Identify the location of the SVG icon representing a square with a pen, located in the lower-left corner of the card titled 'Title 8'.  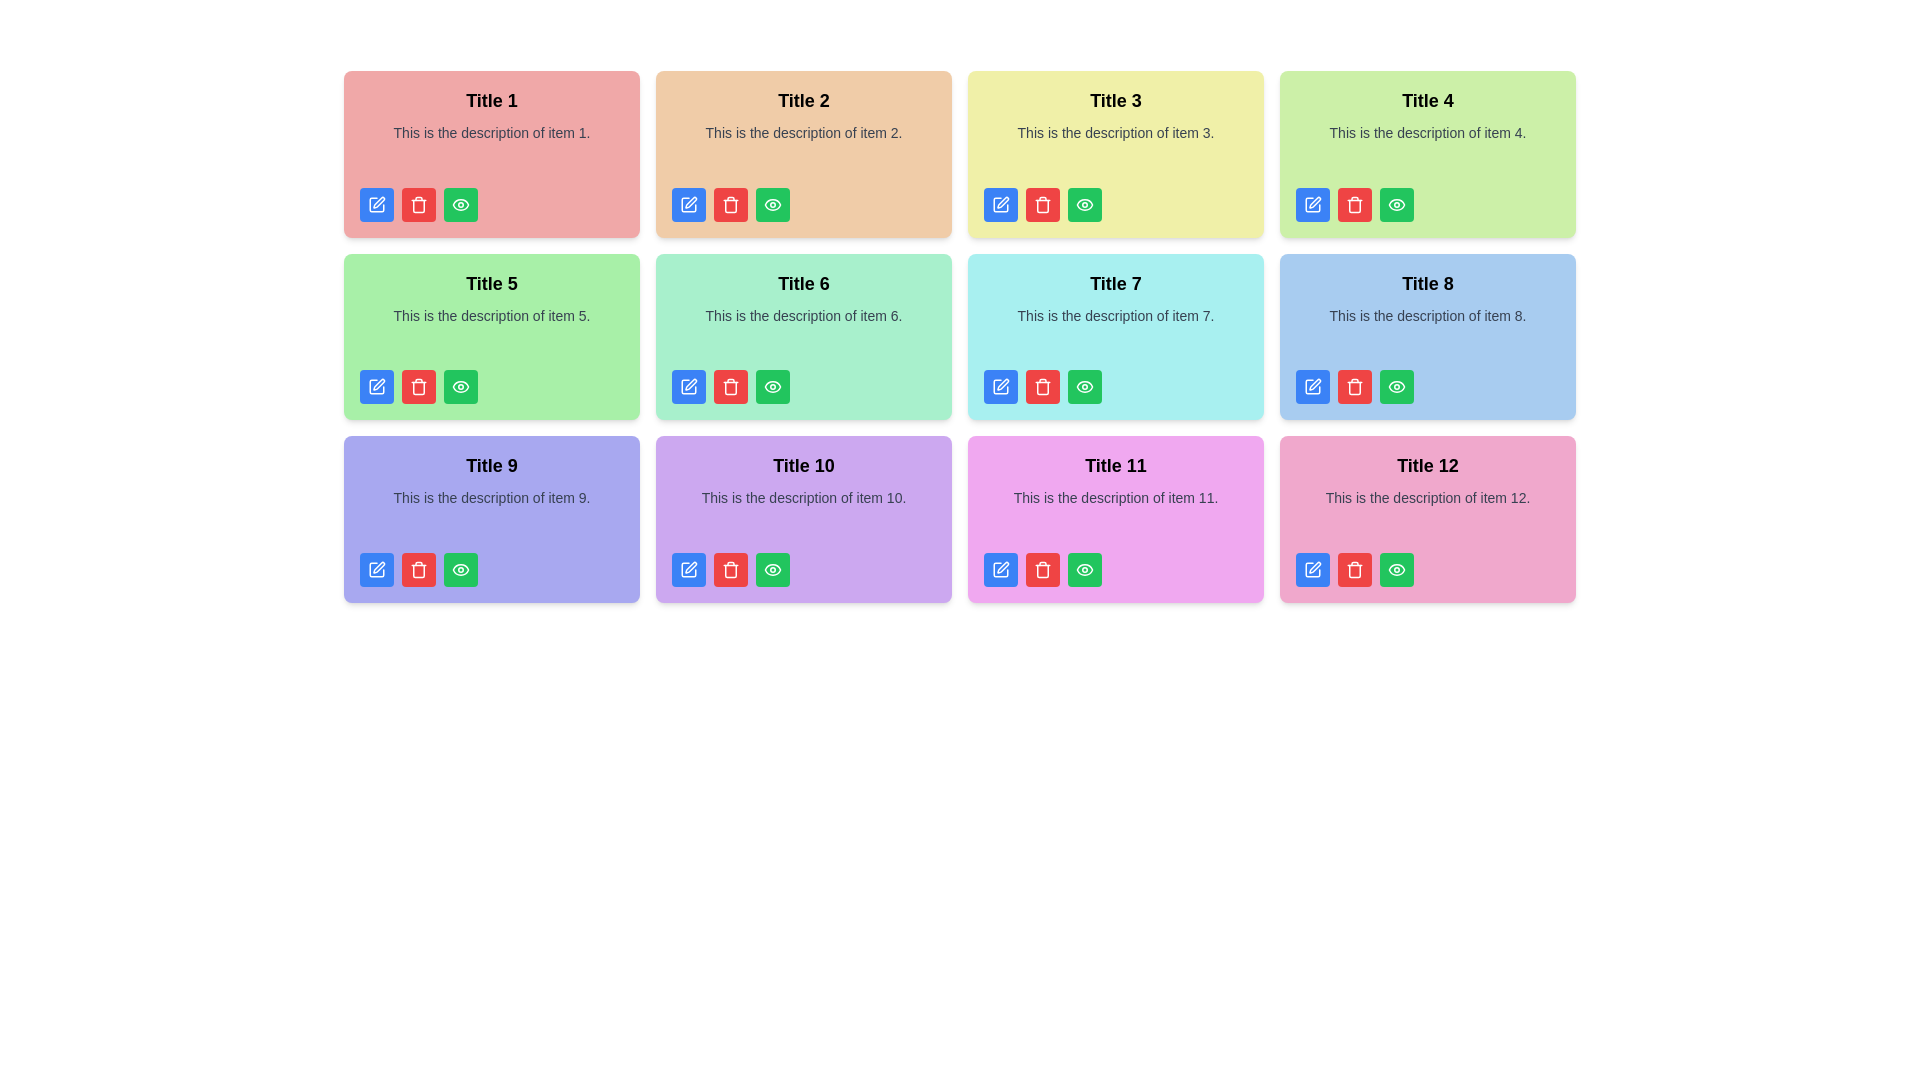
(1313, 386).